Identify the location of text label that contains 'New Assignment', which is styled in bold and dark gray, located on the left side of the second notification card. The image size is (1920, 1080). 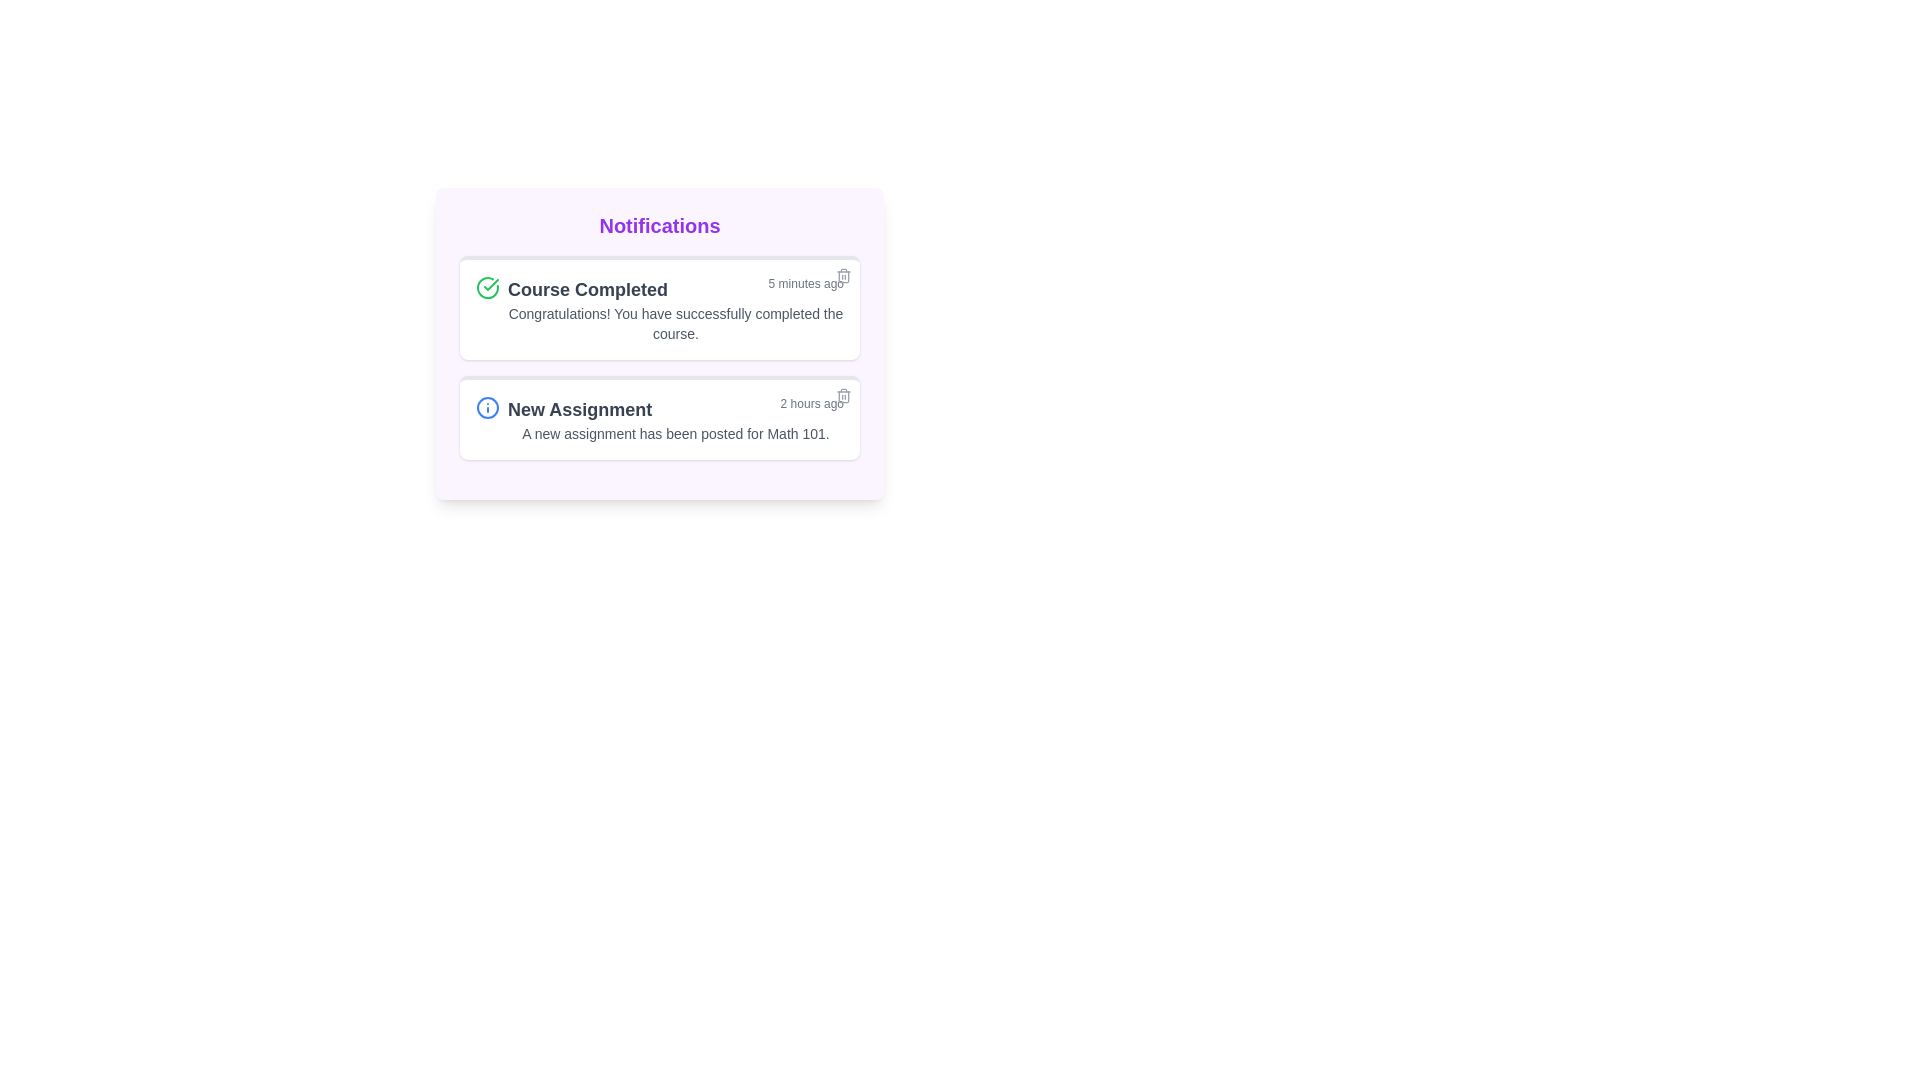
(579, 408).